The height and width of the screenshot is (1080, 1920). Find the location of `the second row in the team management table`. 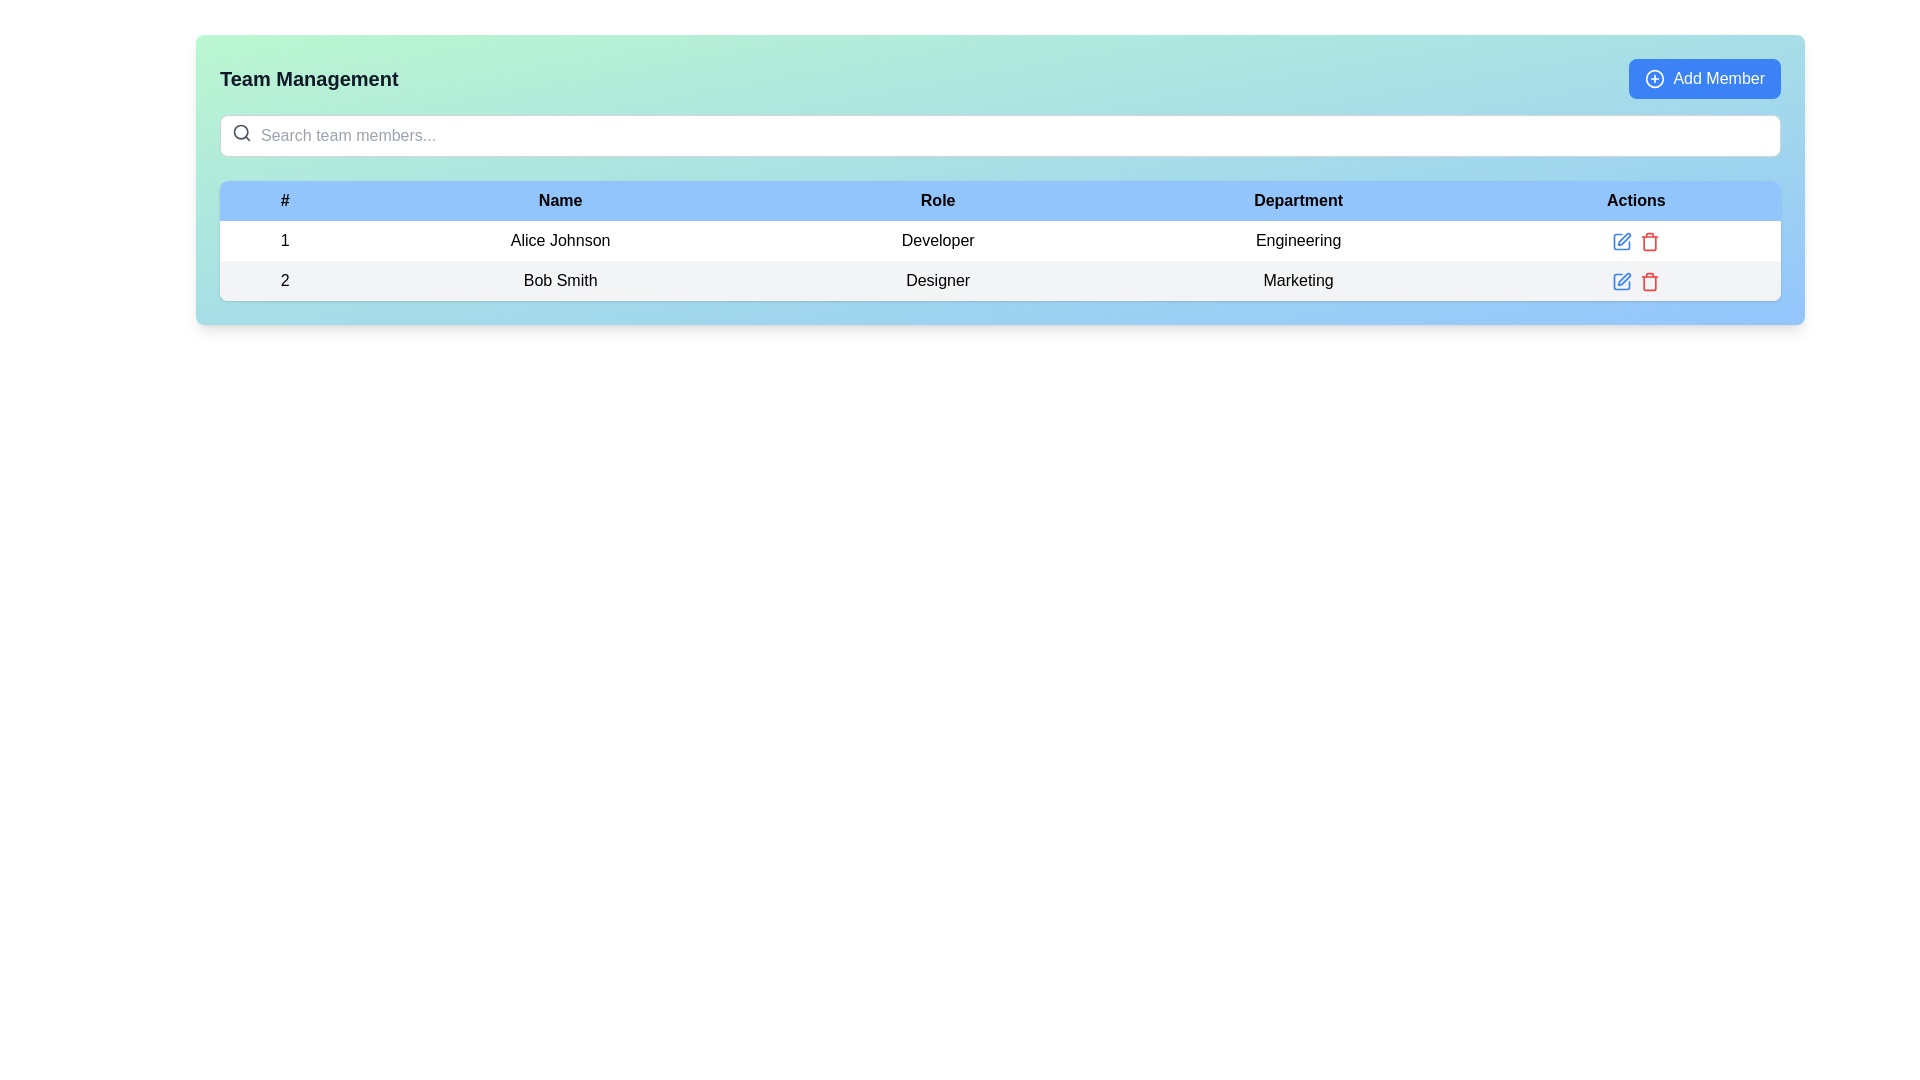

the second row in the team management table is located at coordinates (1000, 281).